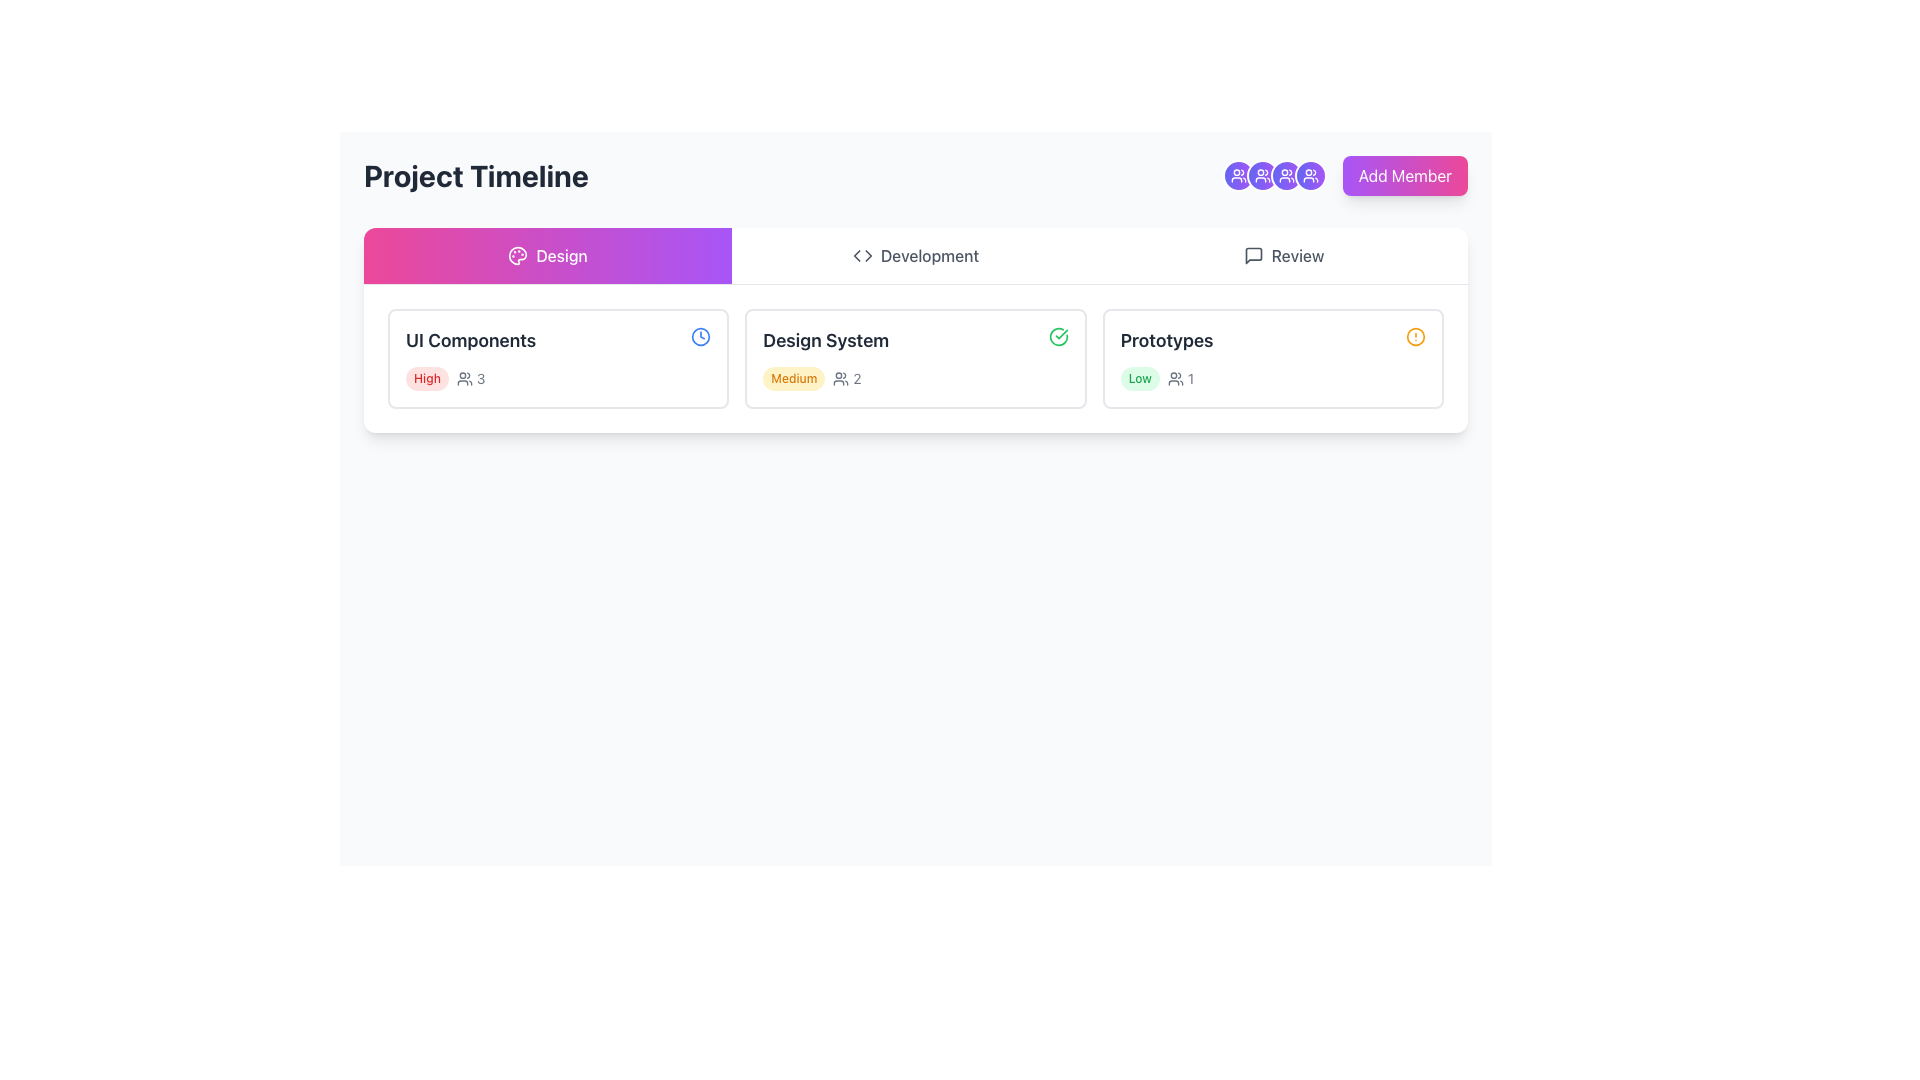 The height and width of the screenshot is (1080, 1920). What do you see at coordinates (560, 254) in the screenshot?
I see `the text label that reads 'Design', which is styled in white on a gradient background transitioning from pink to purple` at bounding box center [560, 254].